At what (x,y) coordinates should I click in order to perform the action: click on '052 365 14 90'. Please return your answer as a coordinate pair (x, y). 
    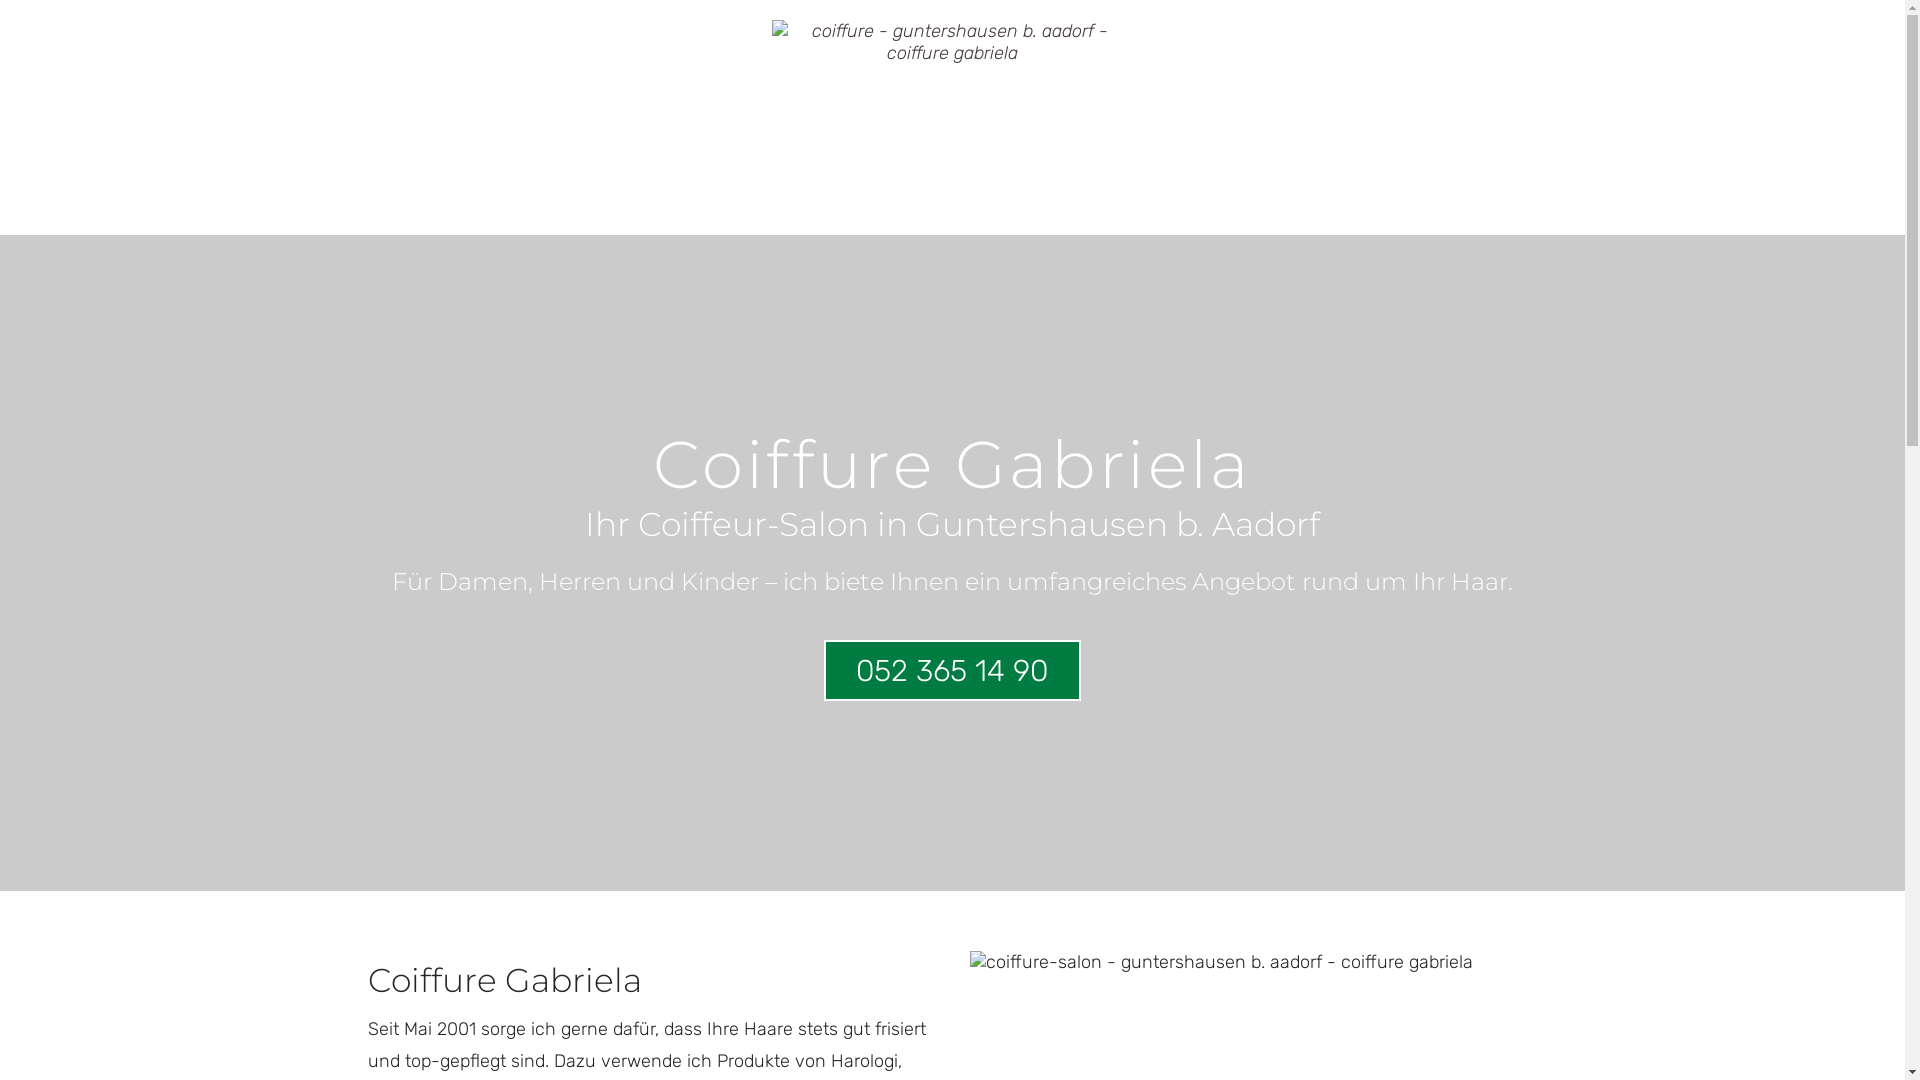
    Looking at the image, I should click on (951, 670).